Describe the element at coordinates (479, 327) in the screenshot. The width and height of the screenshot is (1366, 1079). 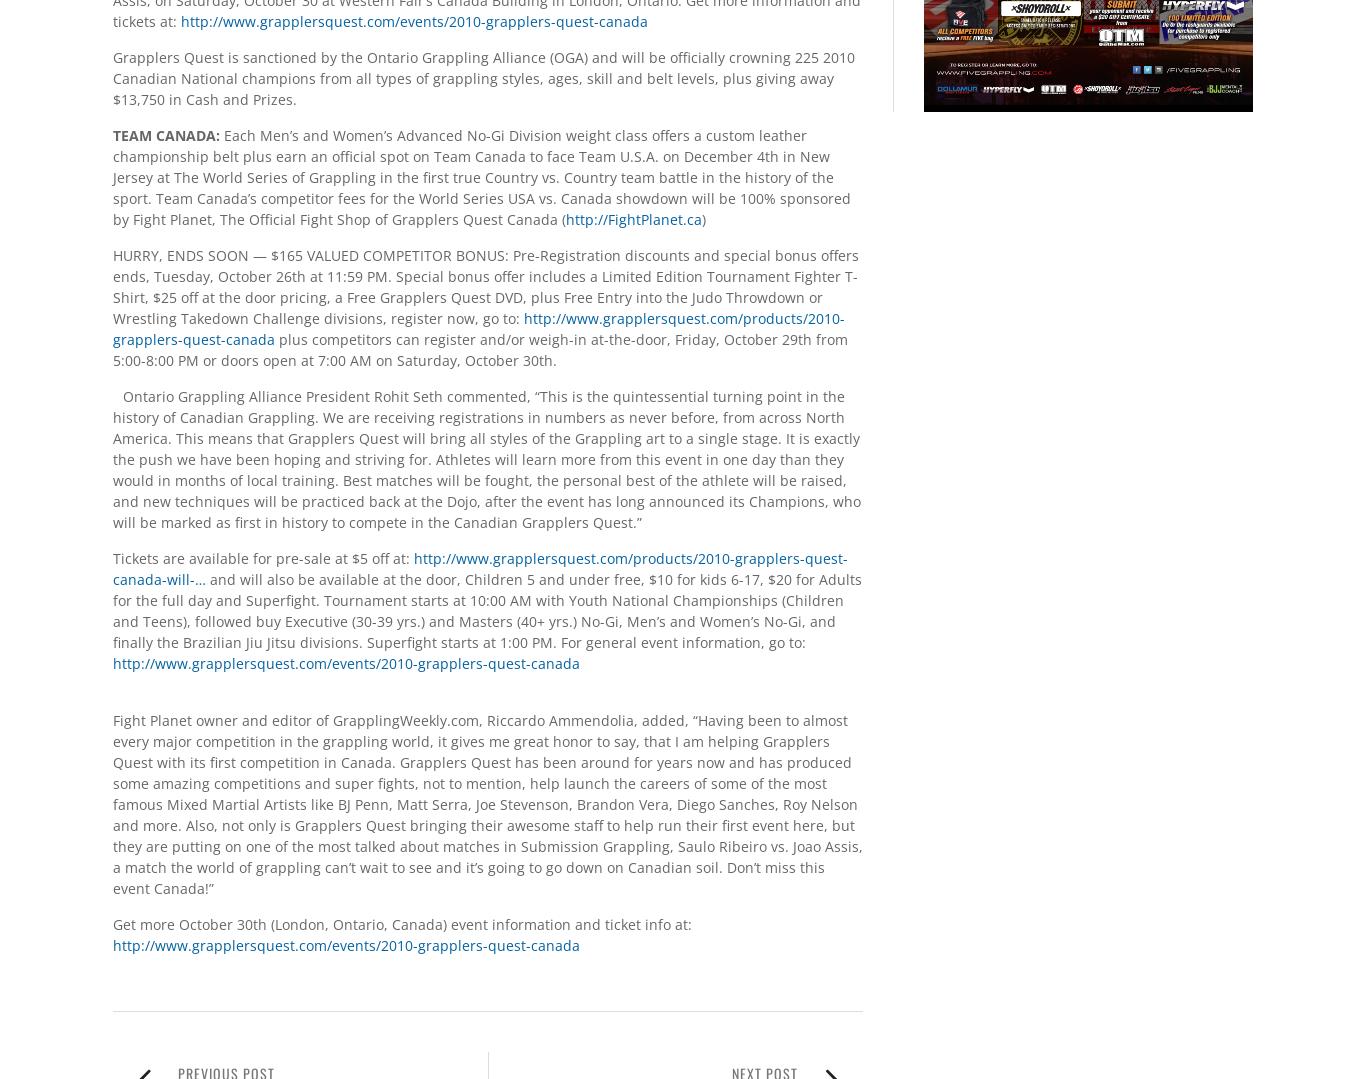
I see `'http://www.grapplersquest.com/products/2010-grapplers-quest-canada'` at that location.